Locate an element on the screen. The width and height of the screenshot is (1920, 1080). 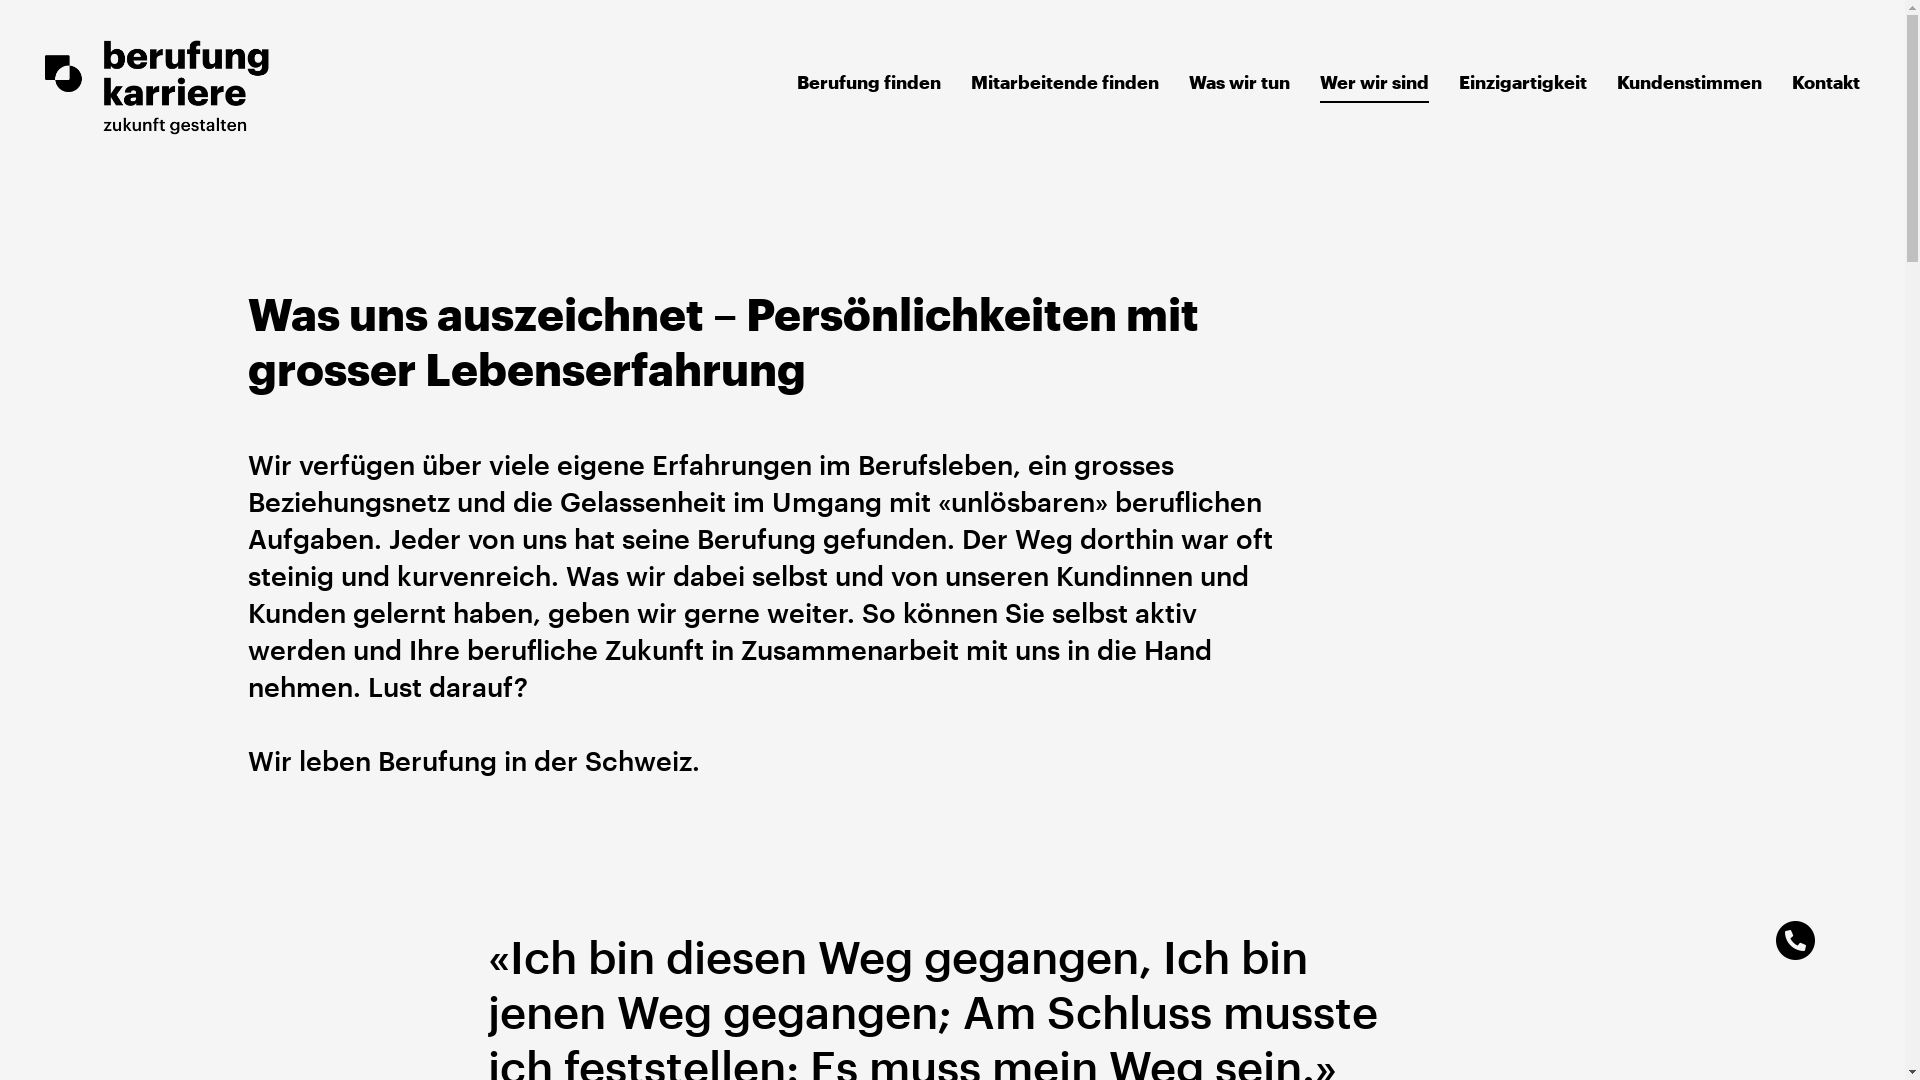
'Einzigartigkeit' is located at coordinates (1521, 81).